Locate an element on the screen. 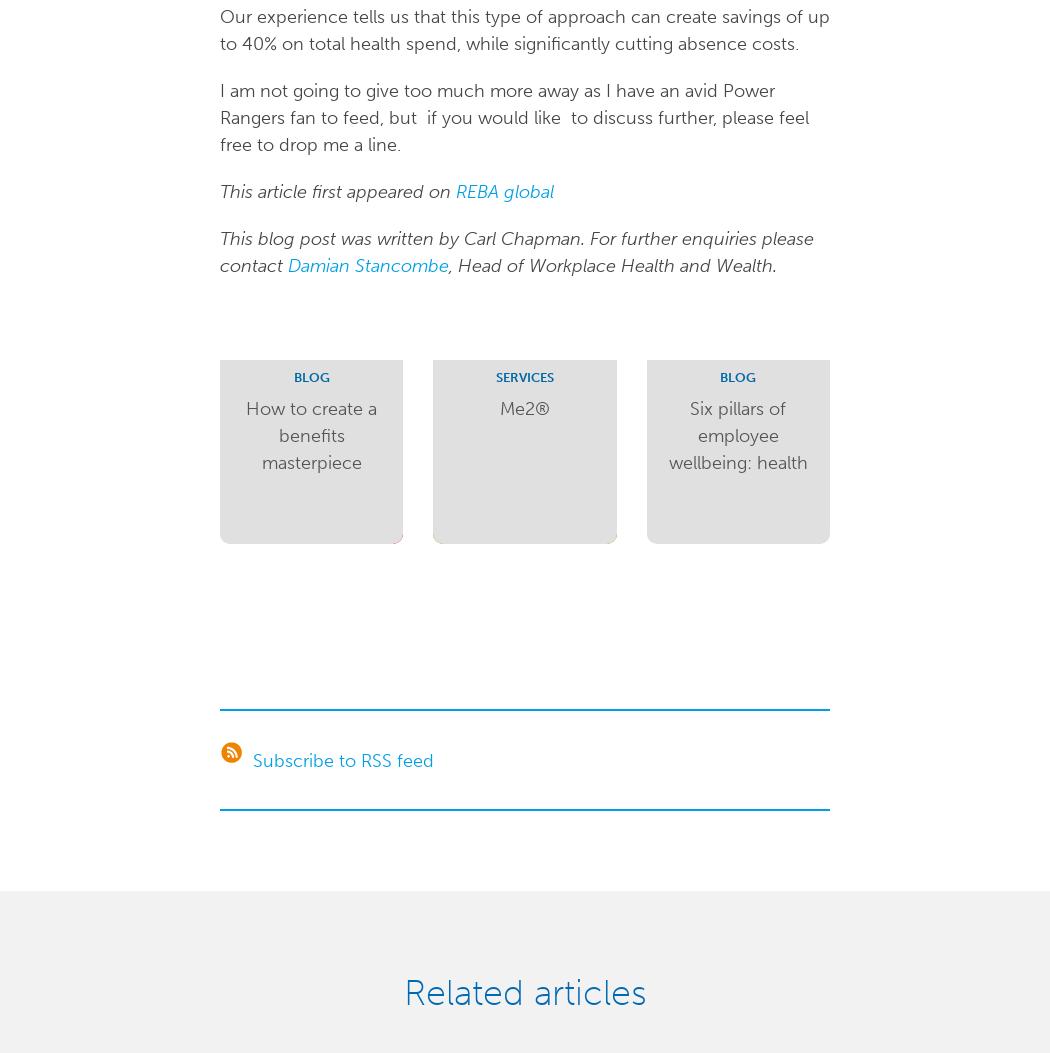 This screenshot has height=1053, width=1050. 'How to create a benefits masterpiece' is located at coordinates (246, 433).